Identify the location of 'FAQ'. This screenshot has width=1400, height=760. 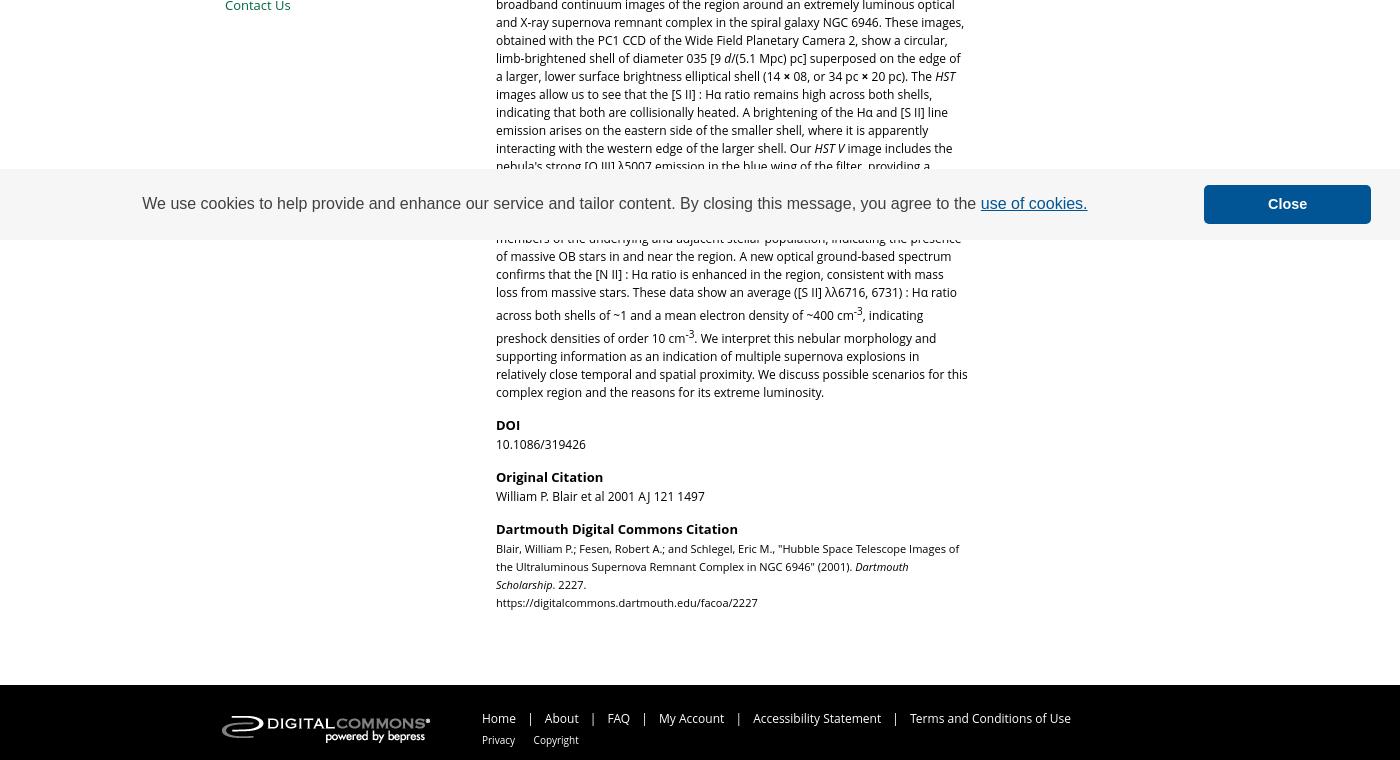
(620, 717).